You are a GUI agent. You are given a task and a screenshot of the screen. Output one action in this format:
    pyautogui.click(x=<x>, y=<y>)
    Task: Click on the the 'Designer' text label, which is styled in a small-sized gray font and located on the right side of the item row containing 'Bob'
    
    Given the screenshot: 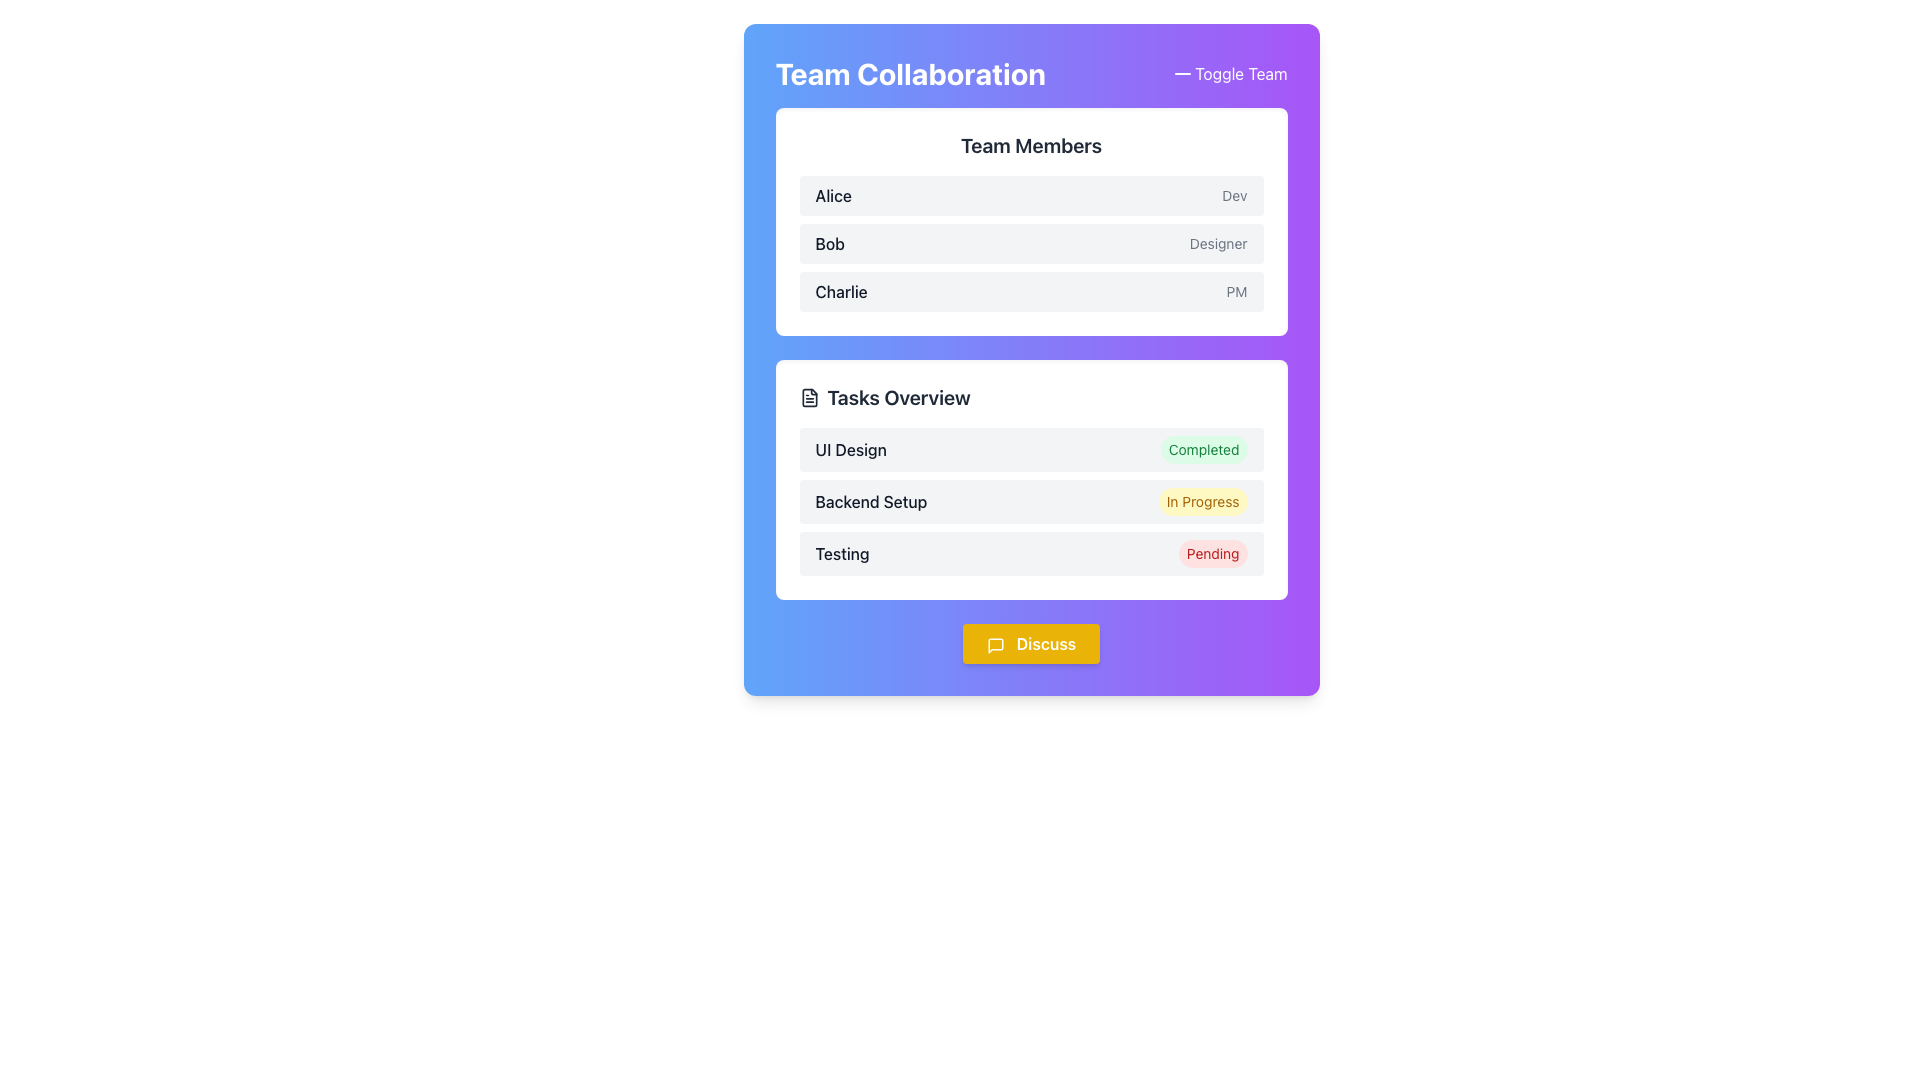 What is the action you would take?
    pyautogui.click(x=1217, y=242)
    